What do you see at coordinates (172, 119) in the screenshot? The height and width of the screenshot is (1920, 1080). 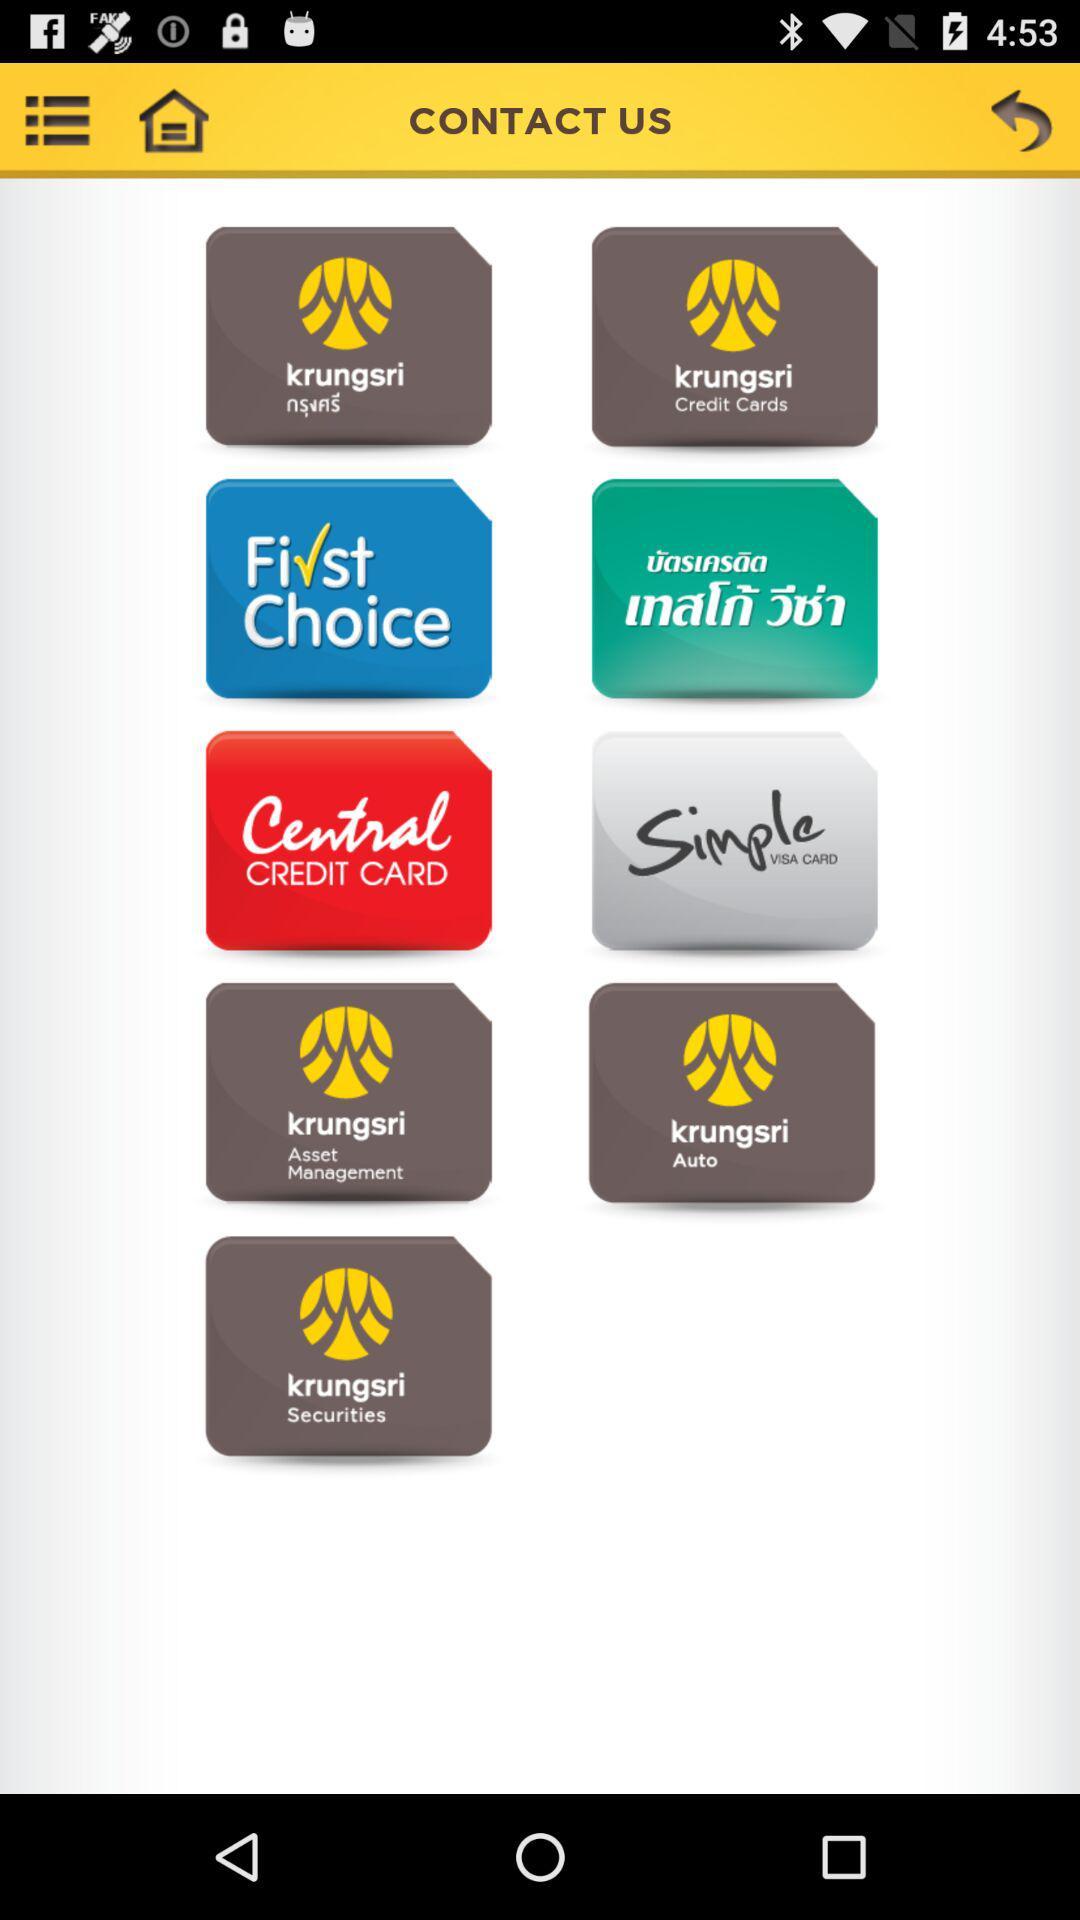 I see `home option` at bounding box center [172, 119].